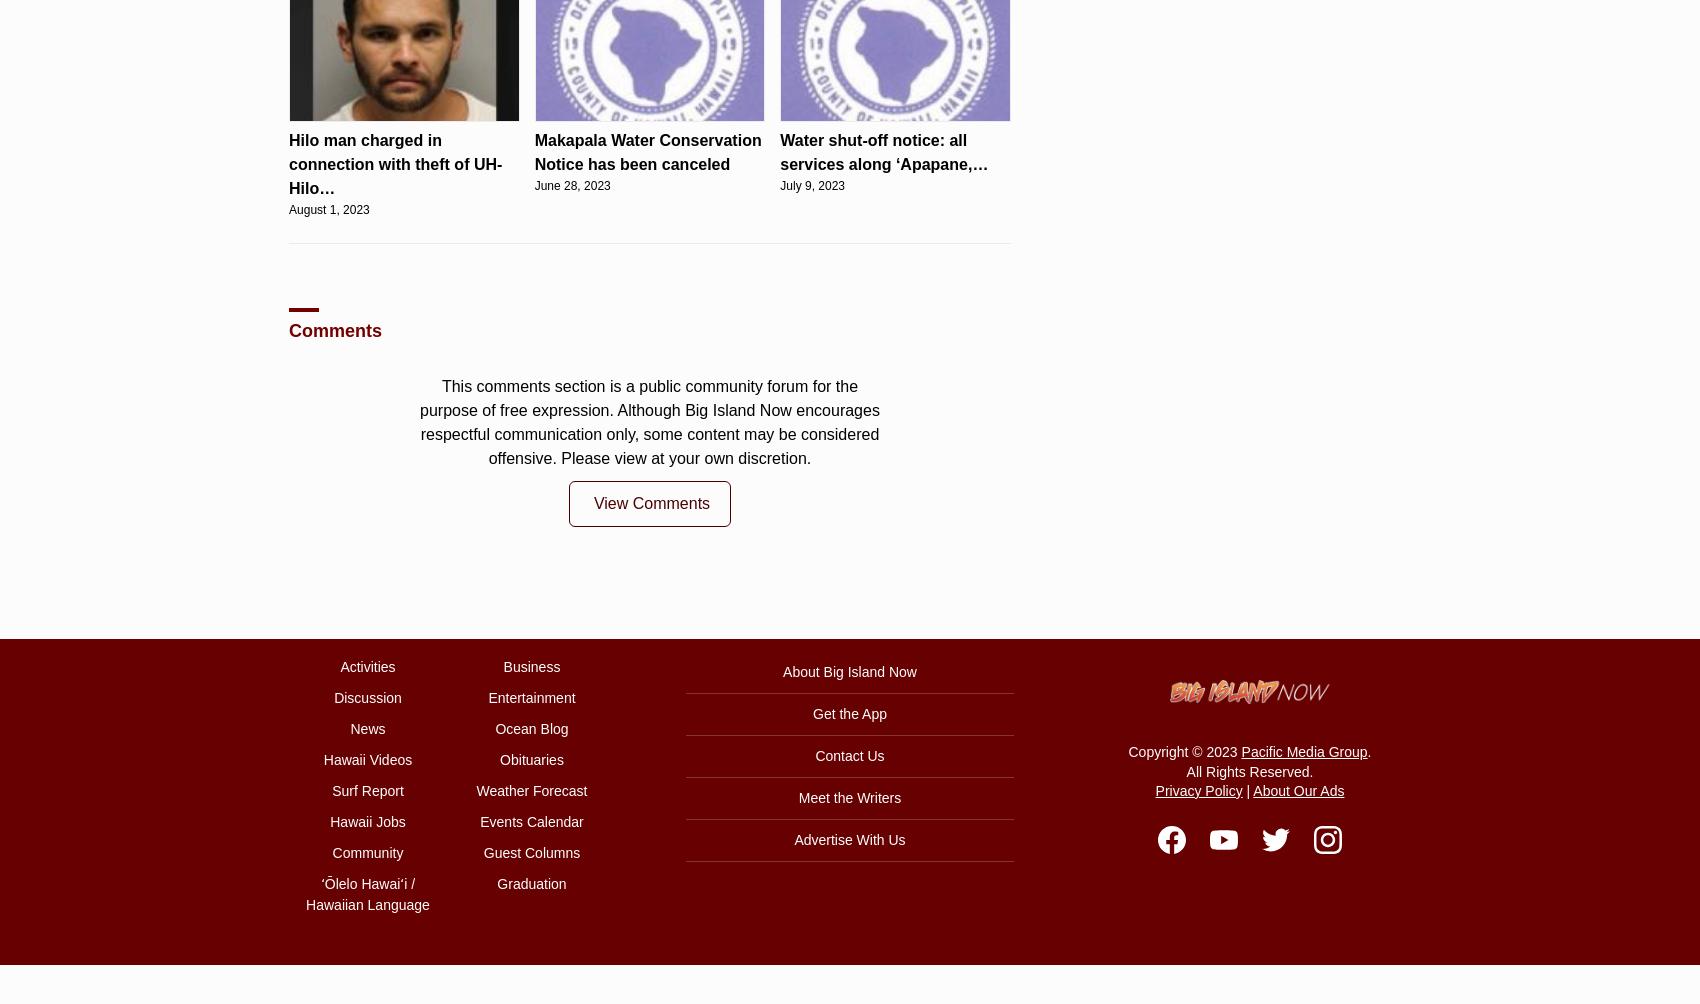 This screenshot has height=1004, width=1700. What do you see at coordinates (355, 707) in the screenshot?
I see `'Related Articles'` at bounding box center [355, 707].